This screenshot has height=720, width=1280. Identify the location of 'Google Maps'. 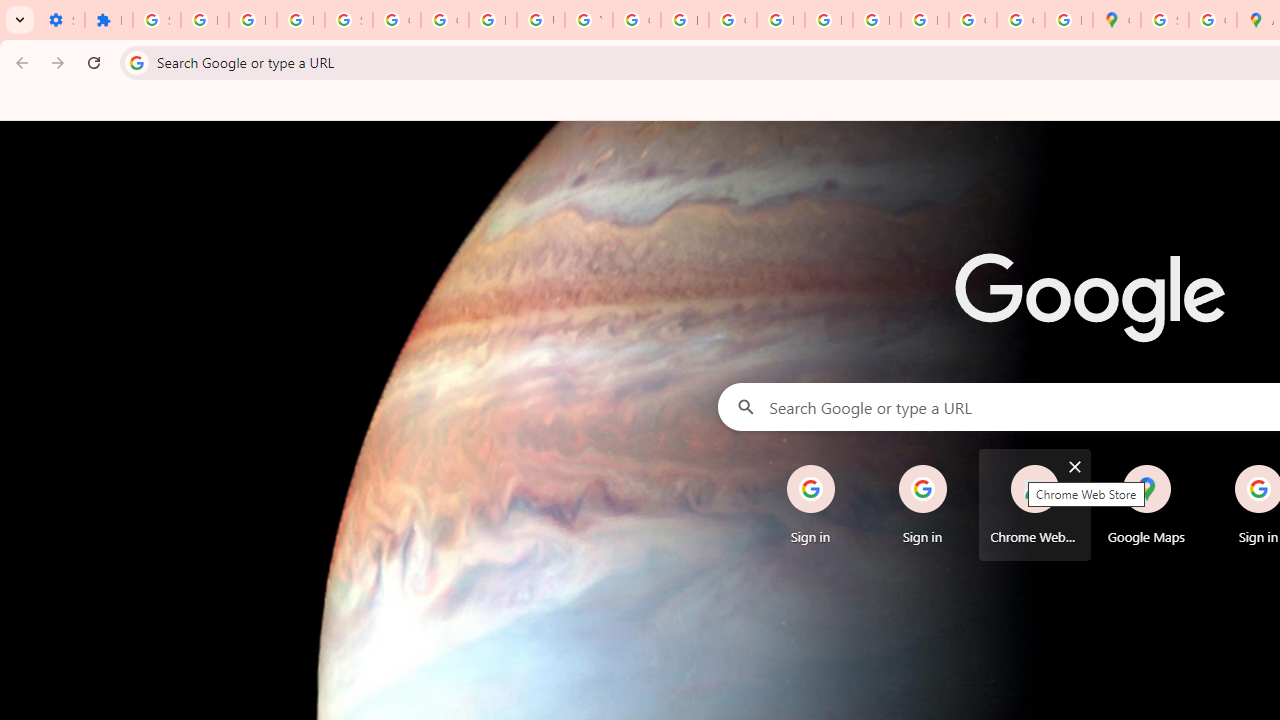
(1146, 504).